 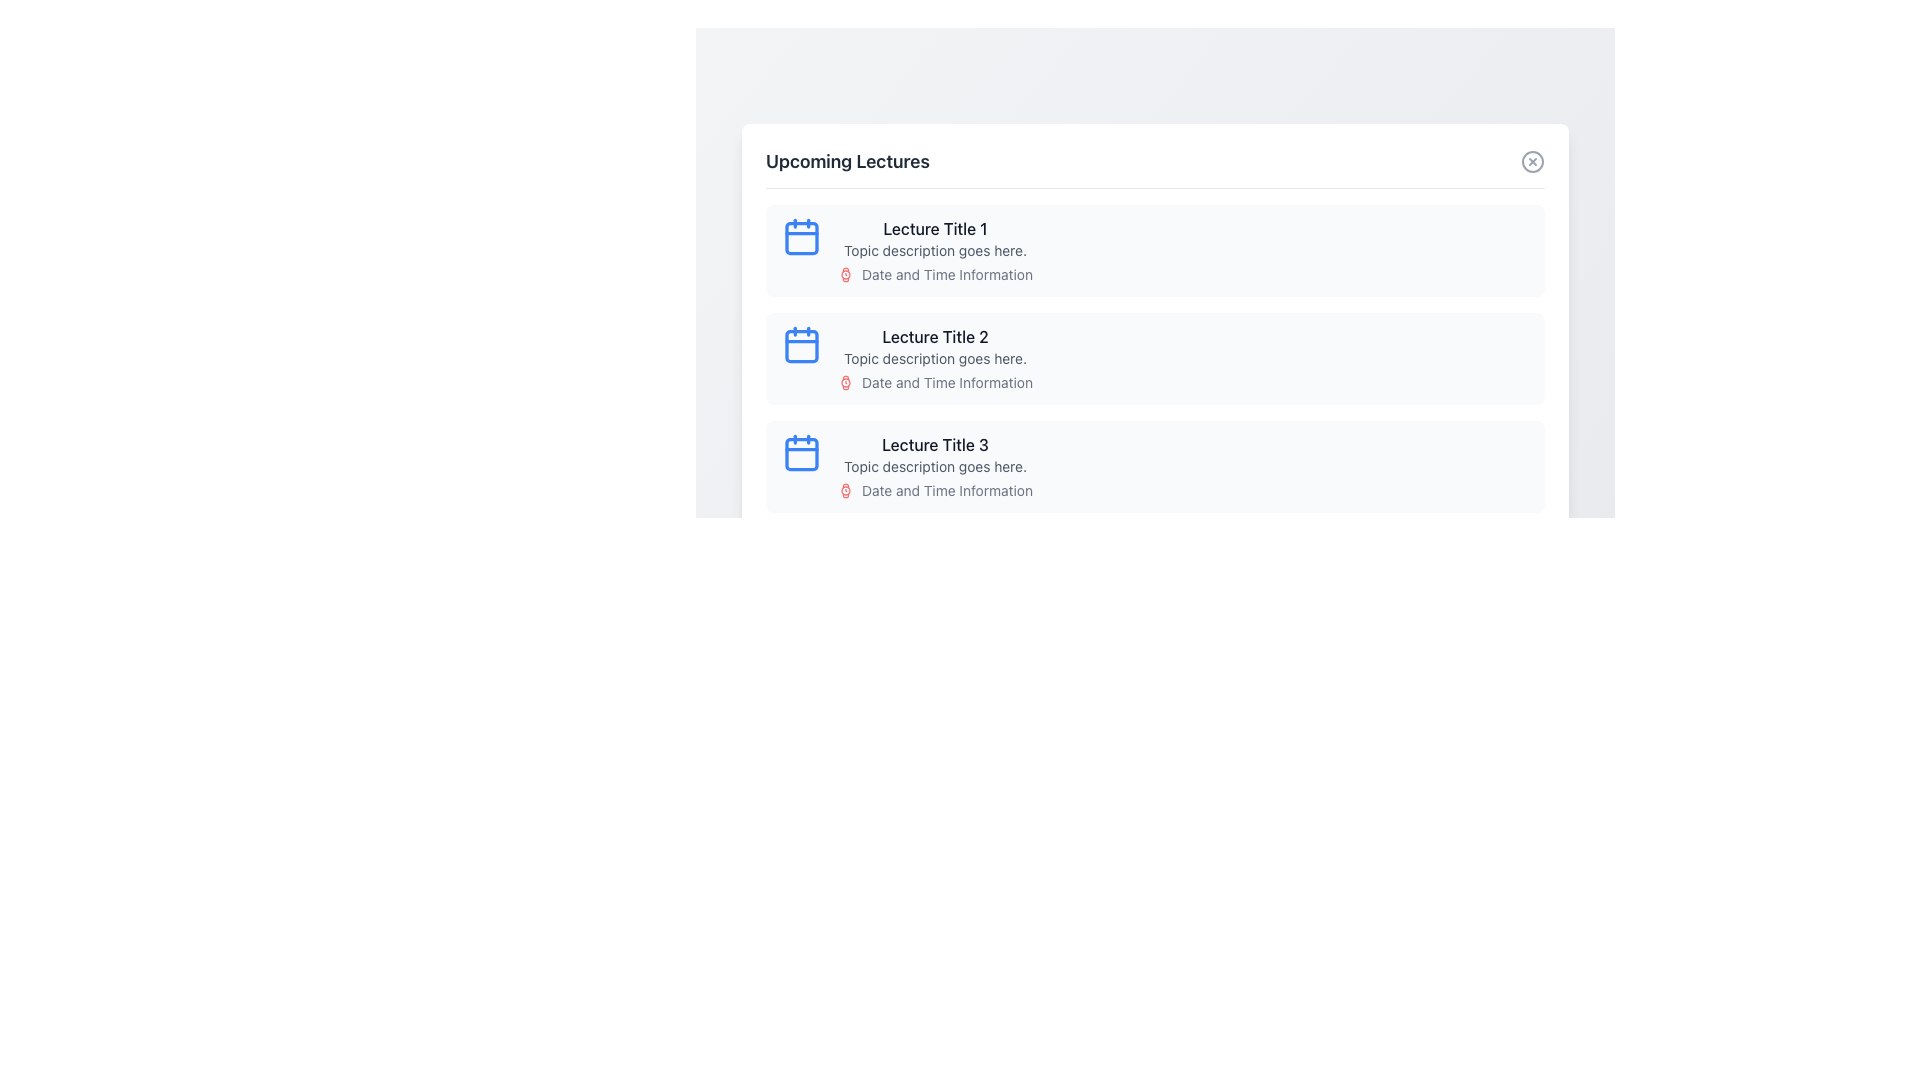 I want to click on the text label that provides information on the date and time of the third lecture, which is located underneath the third lecture title in the vertically stacked list of lectures, so click(x=946, y=490).